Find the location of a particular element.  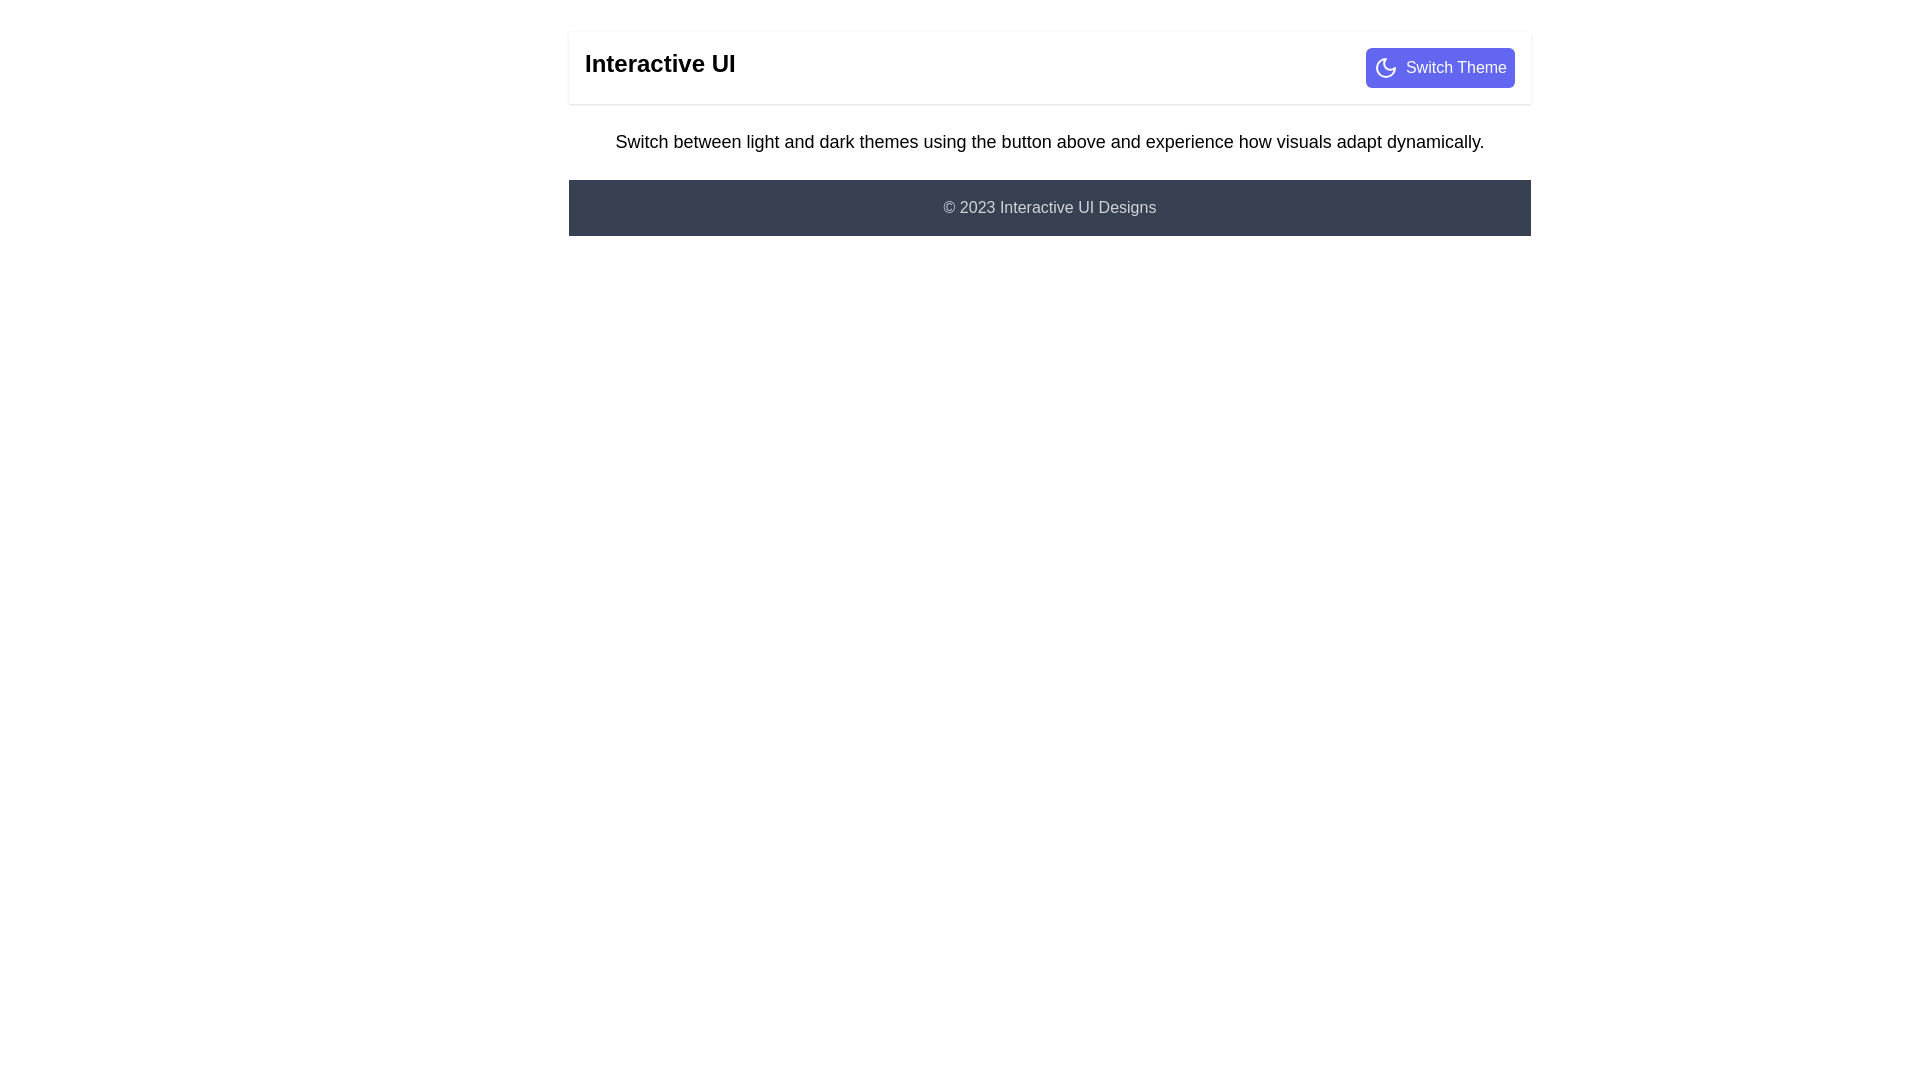

the static text that reads 'Switch between light and dark themes using the button above and experience how visuals adapt dynamically.' to check for potential tooltips is located at coordinates (1049, 141).